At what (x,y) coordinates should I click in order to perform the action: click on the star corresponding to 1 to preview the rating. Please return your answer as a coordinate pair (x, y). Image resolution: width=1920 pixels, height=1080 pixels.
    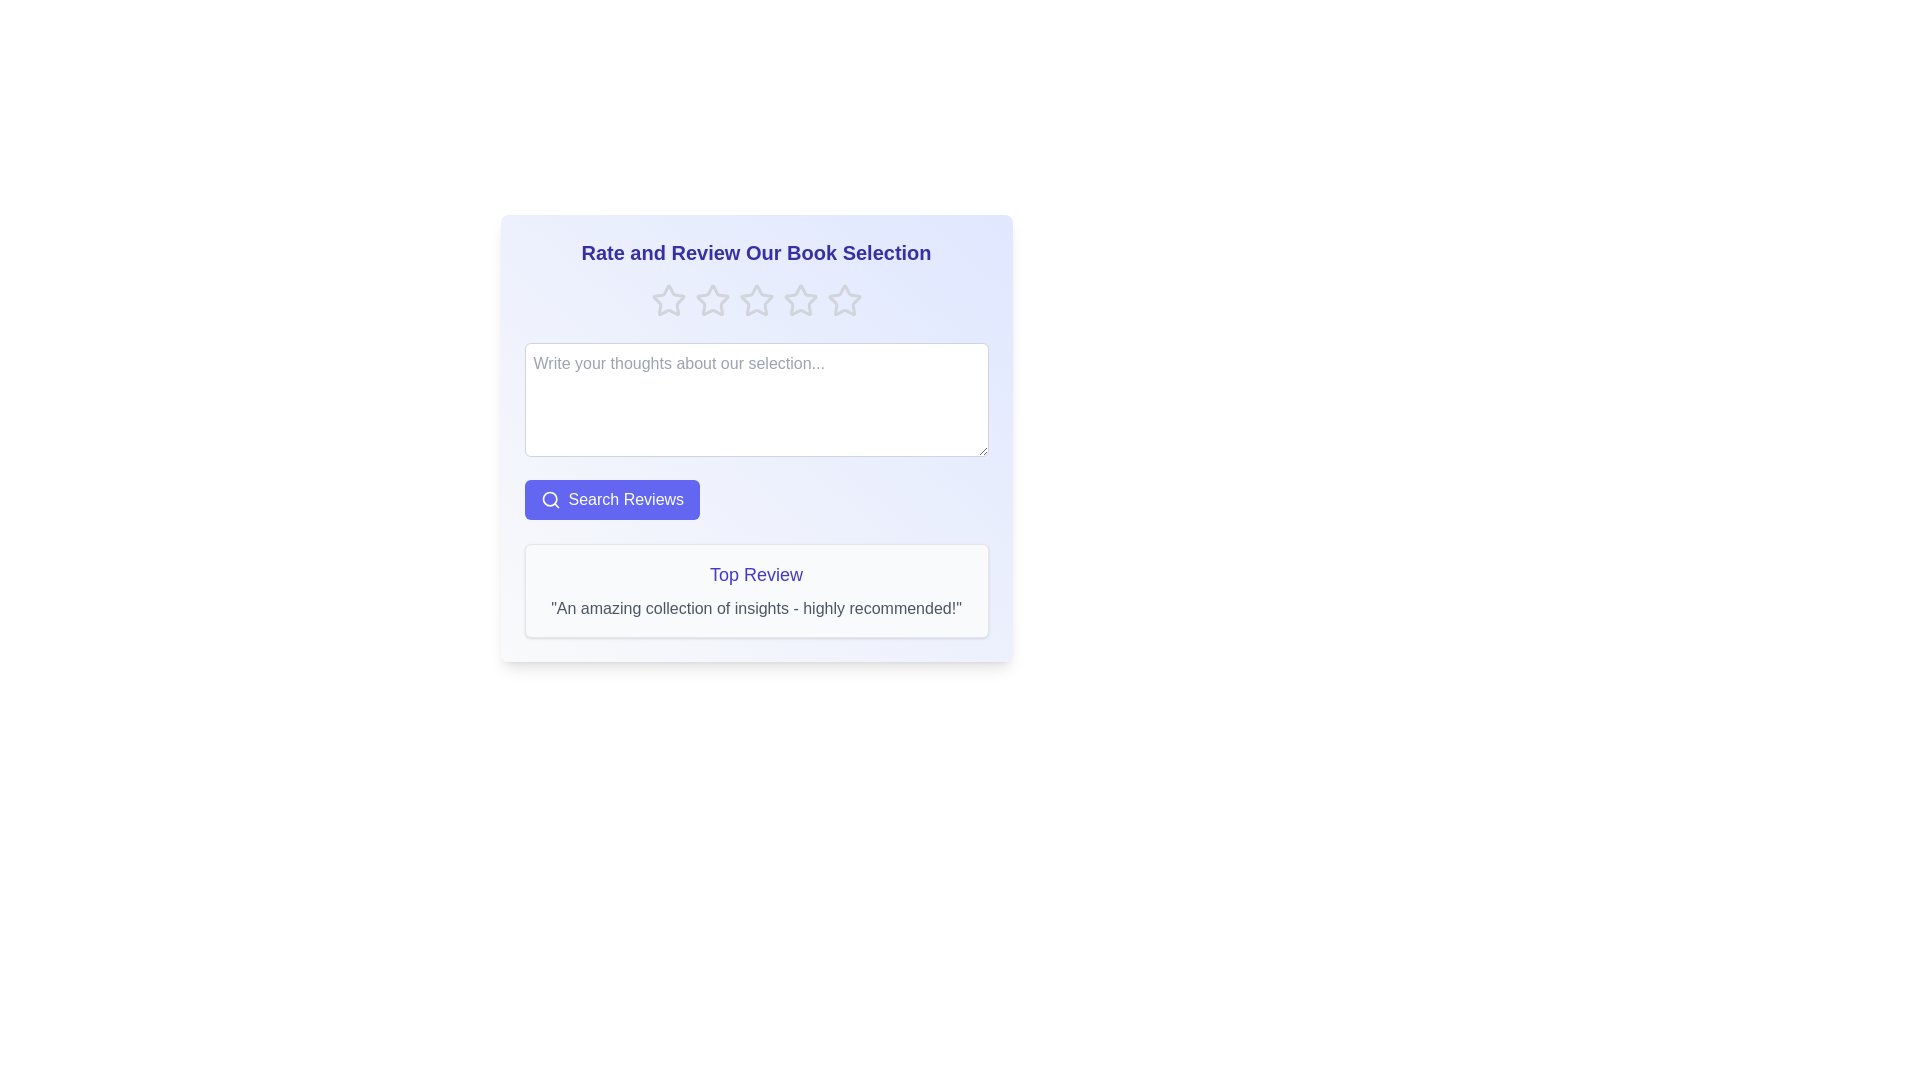
    Looking at the image, I should click on (668, 300).